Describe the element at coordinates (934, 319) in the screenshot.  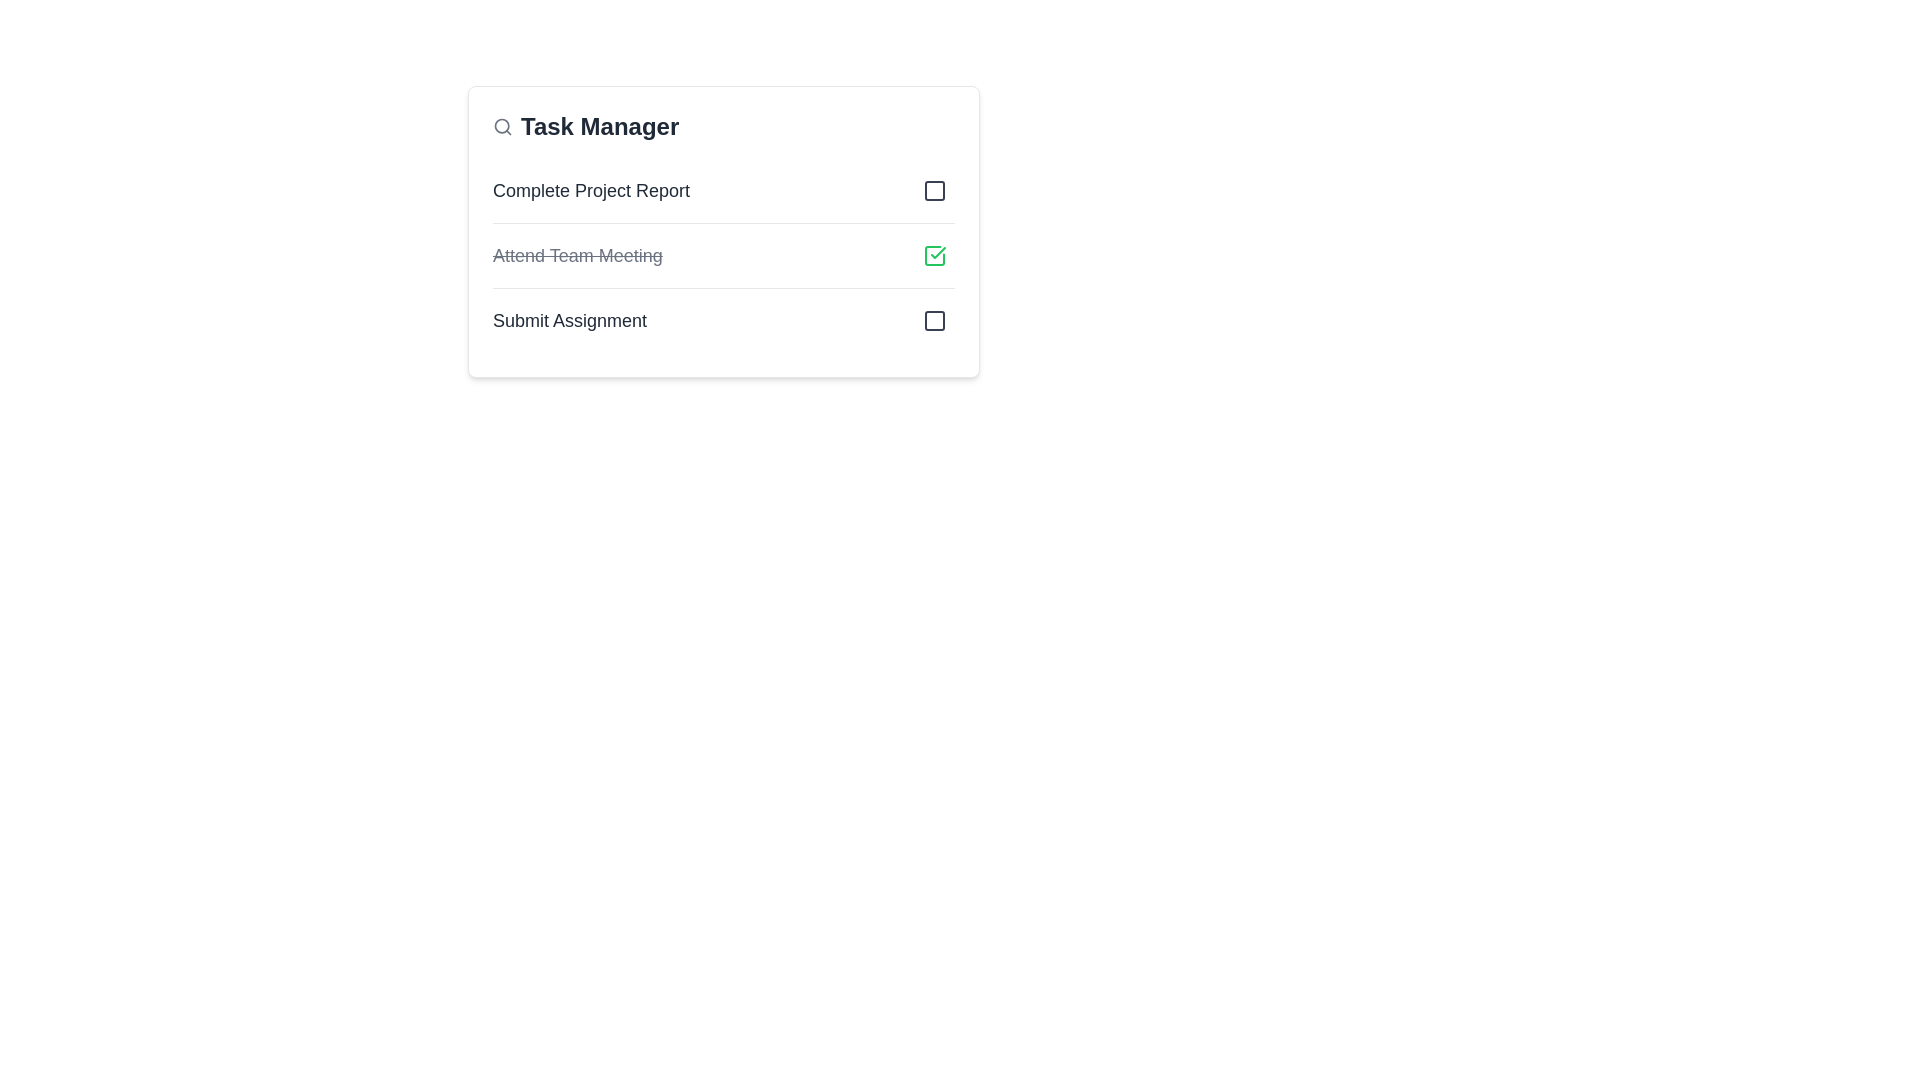
I see `the square icon located beside the 'Submit Assignment' label` at that location.